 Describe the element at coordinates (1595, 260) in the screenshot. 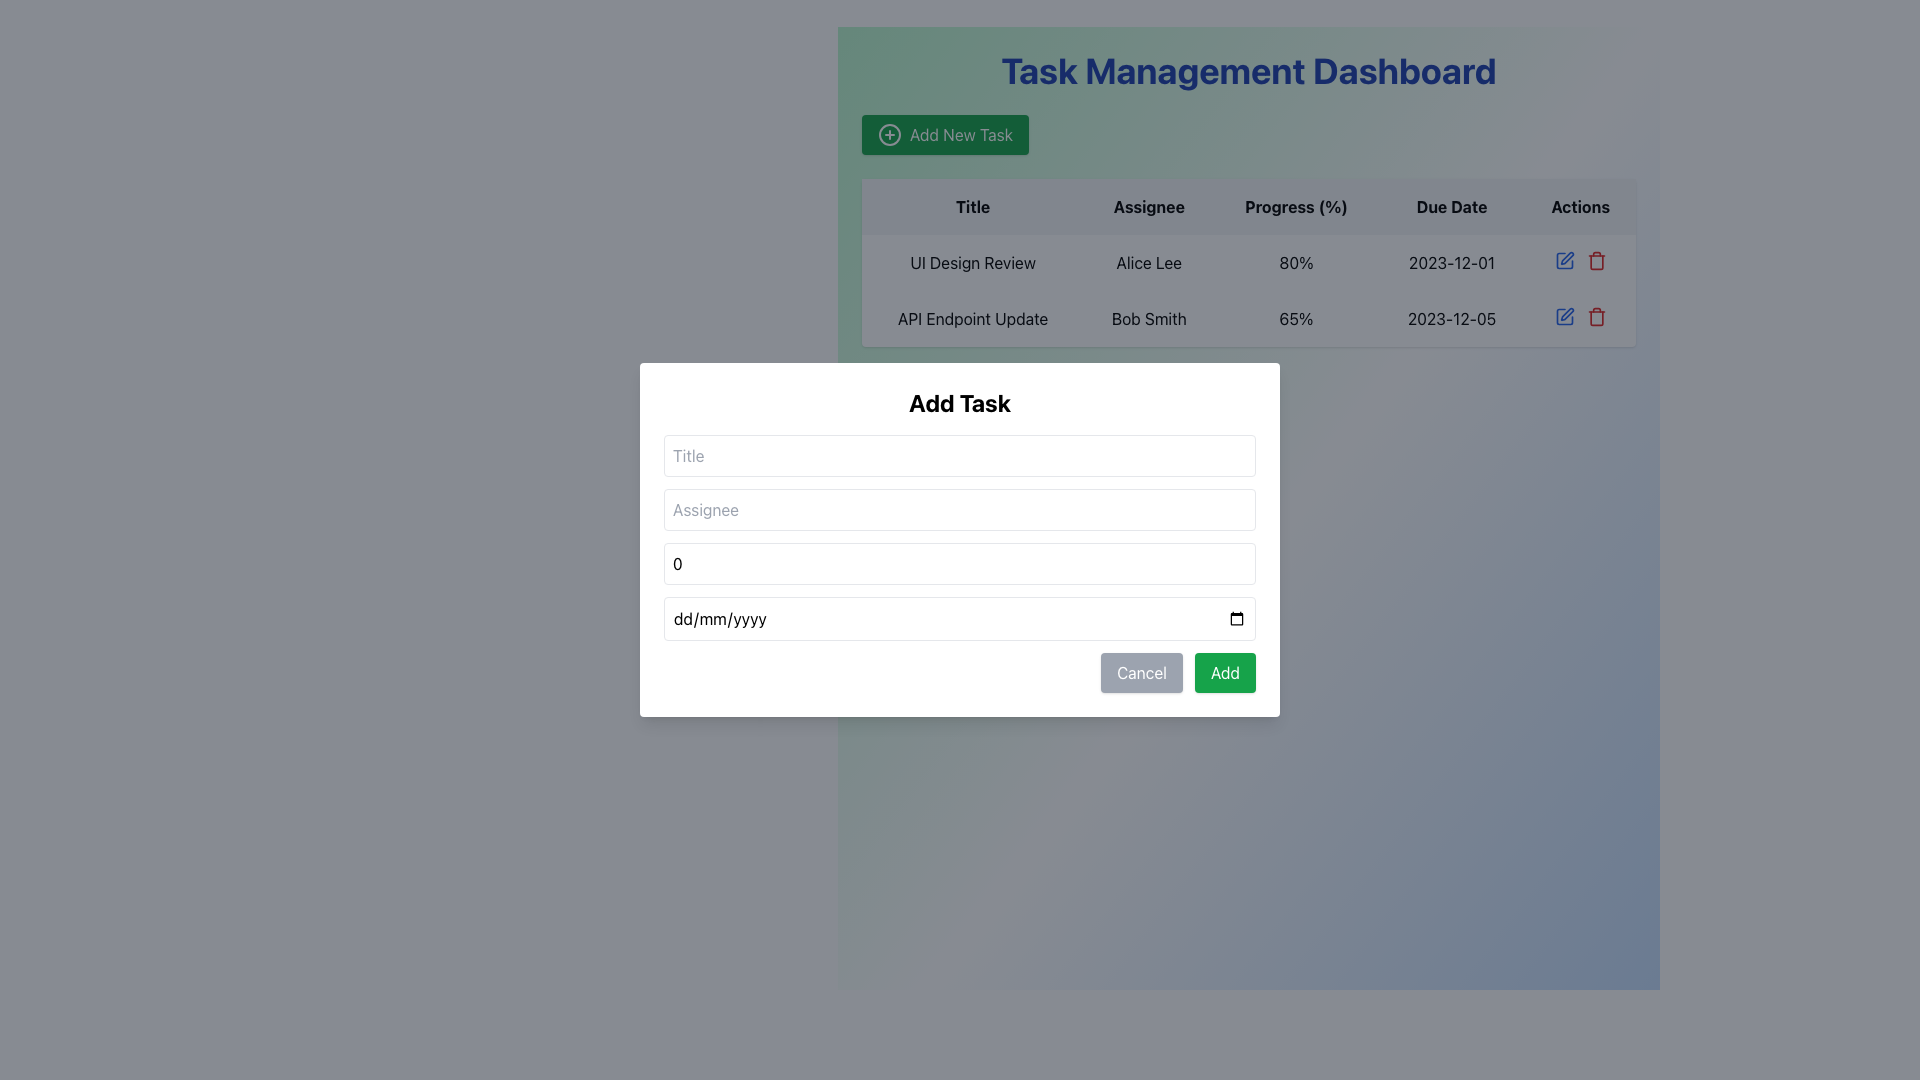

I see `the red 'trash can' icon in the 'Actions' column of the task list` at that location.